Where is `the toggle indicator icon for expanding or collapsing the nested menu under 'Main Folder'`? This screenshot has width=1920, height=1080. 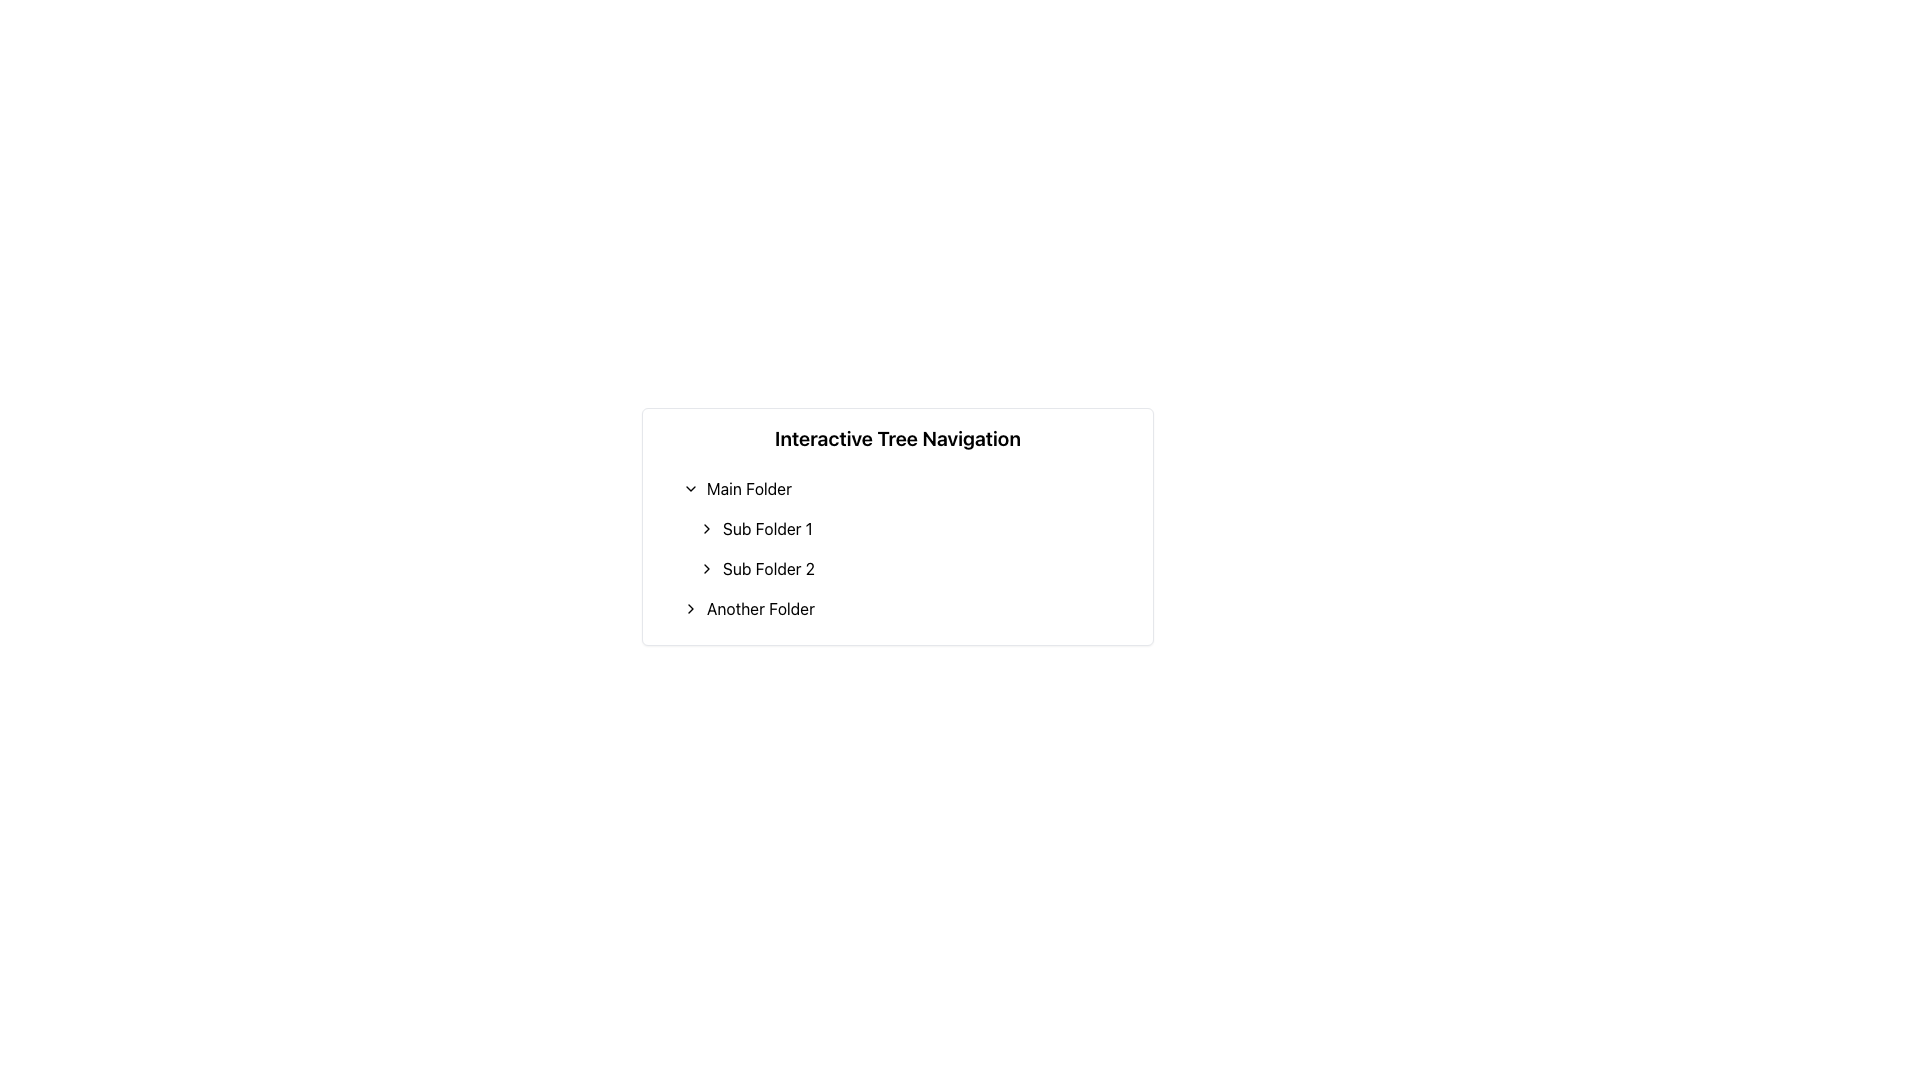 the toggle indicator icon for expanding or collapsing the nested menu under 'Main Folder' is located at coordinates (691, 489).